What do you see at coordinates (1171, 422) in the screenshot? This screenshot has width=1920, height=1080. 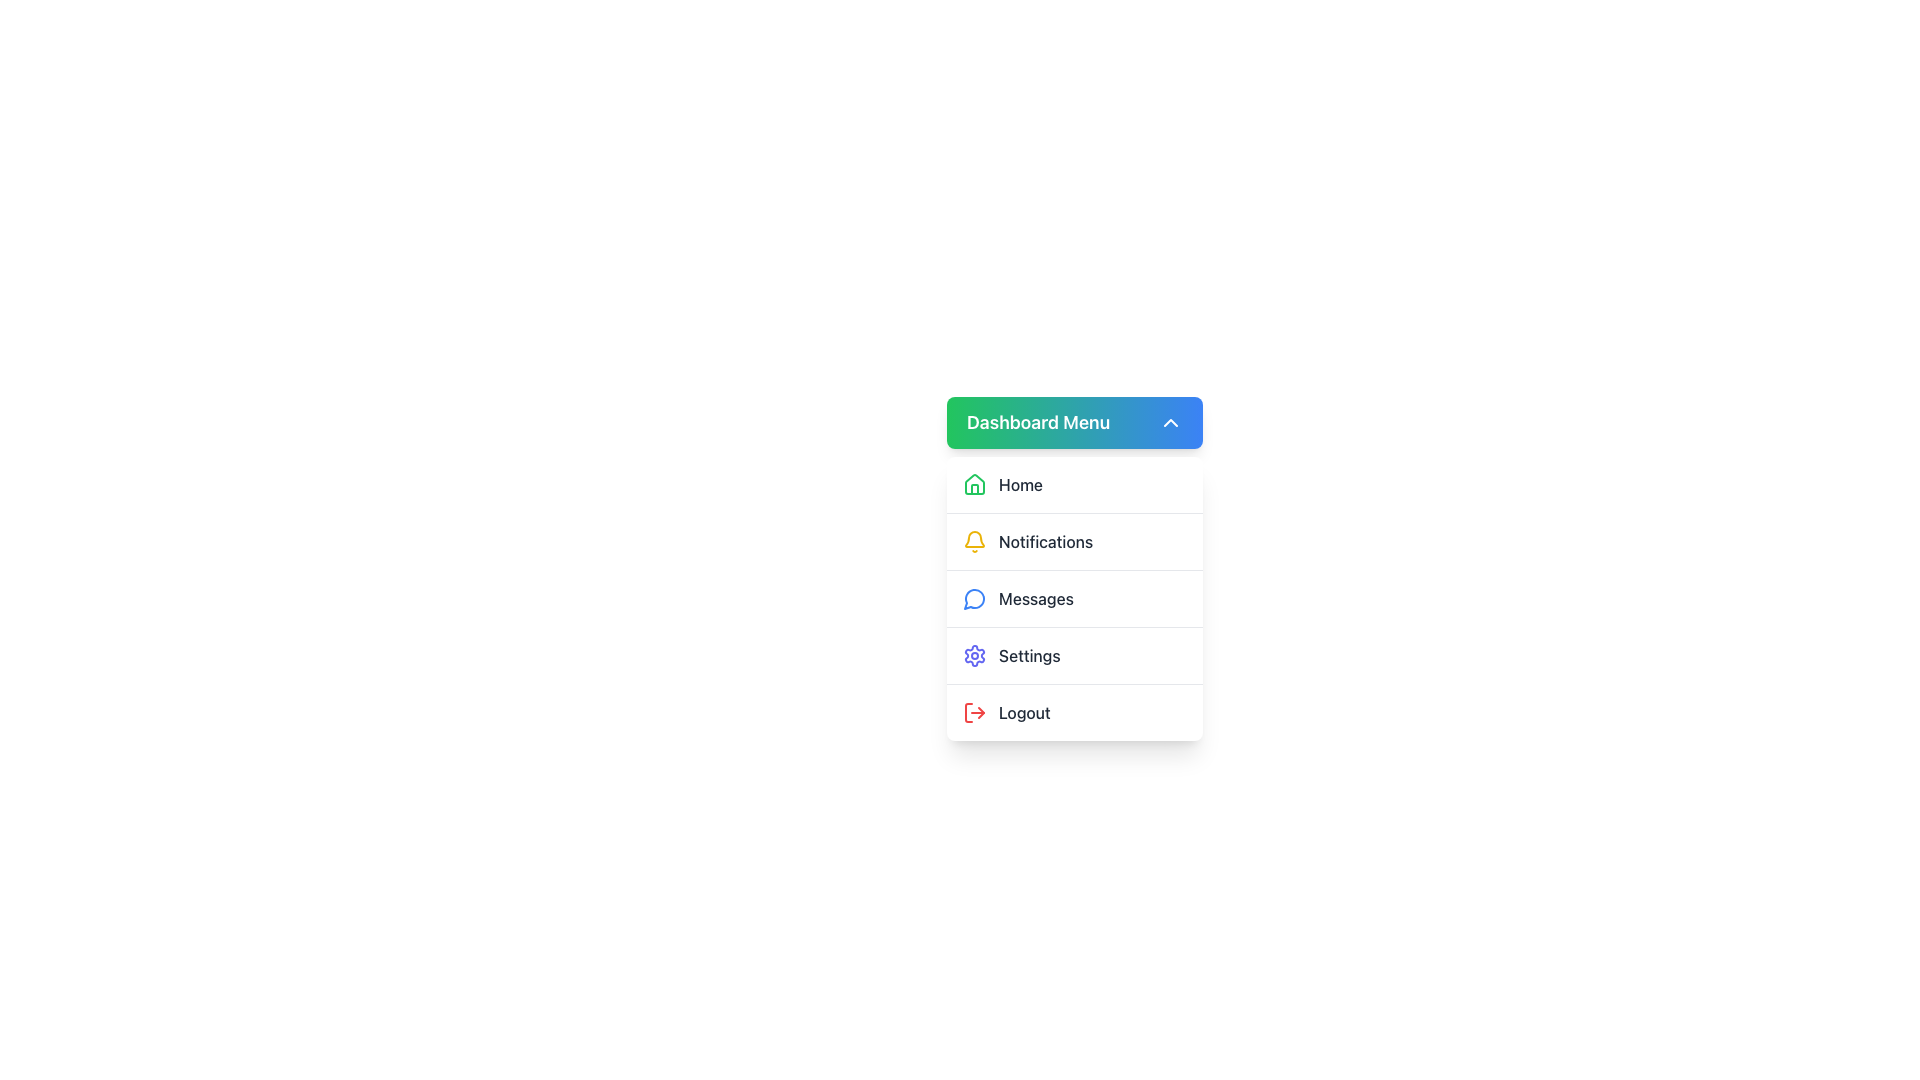 I see `the upward-pointing chevron icon located on the far right of the 'Dashboard Menu' header to show the context menu` at bounding box center [1171, 422].